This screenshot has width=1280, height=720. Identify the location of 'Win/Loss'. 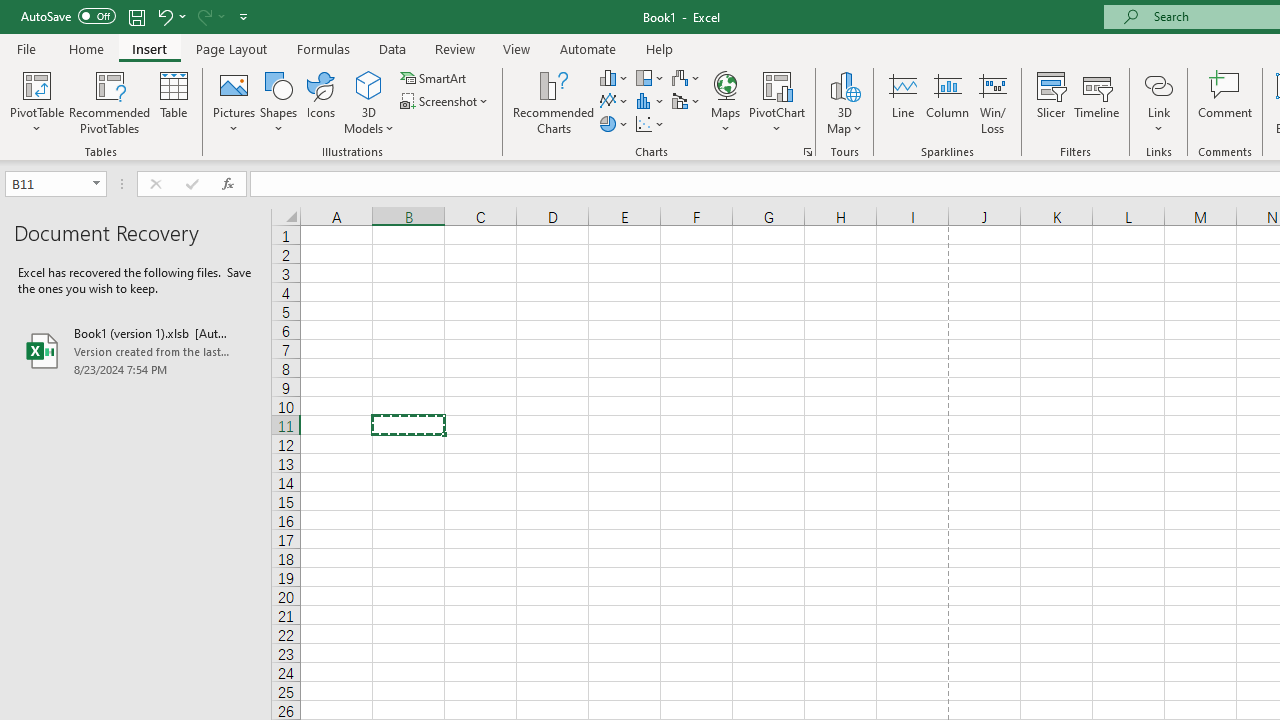
(992, 103).